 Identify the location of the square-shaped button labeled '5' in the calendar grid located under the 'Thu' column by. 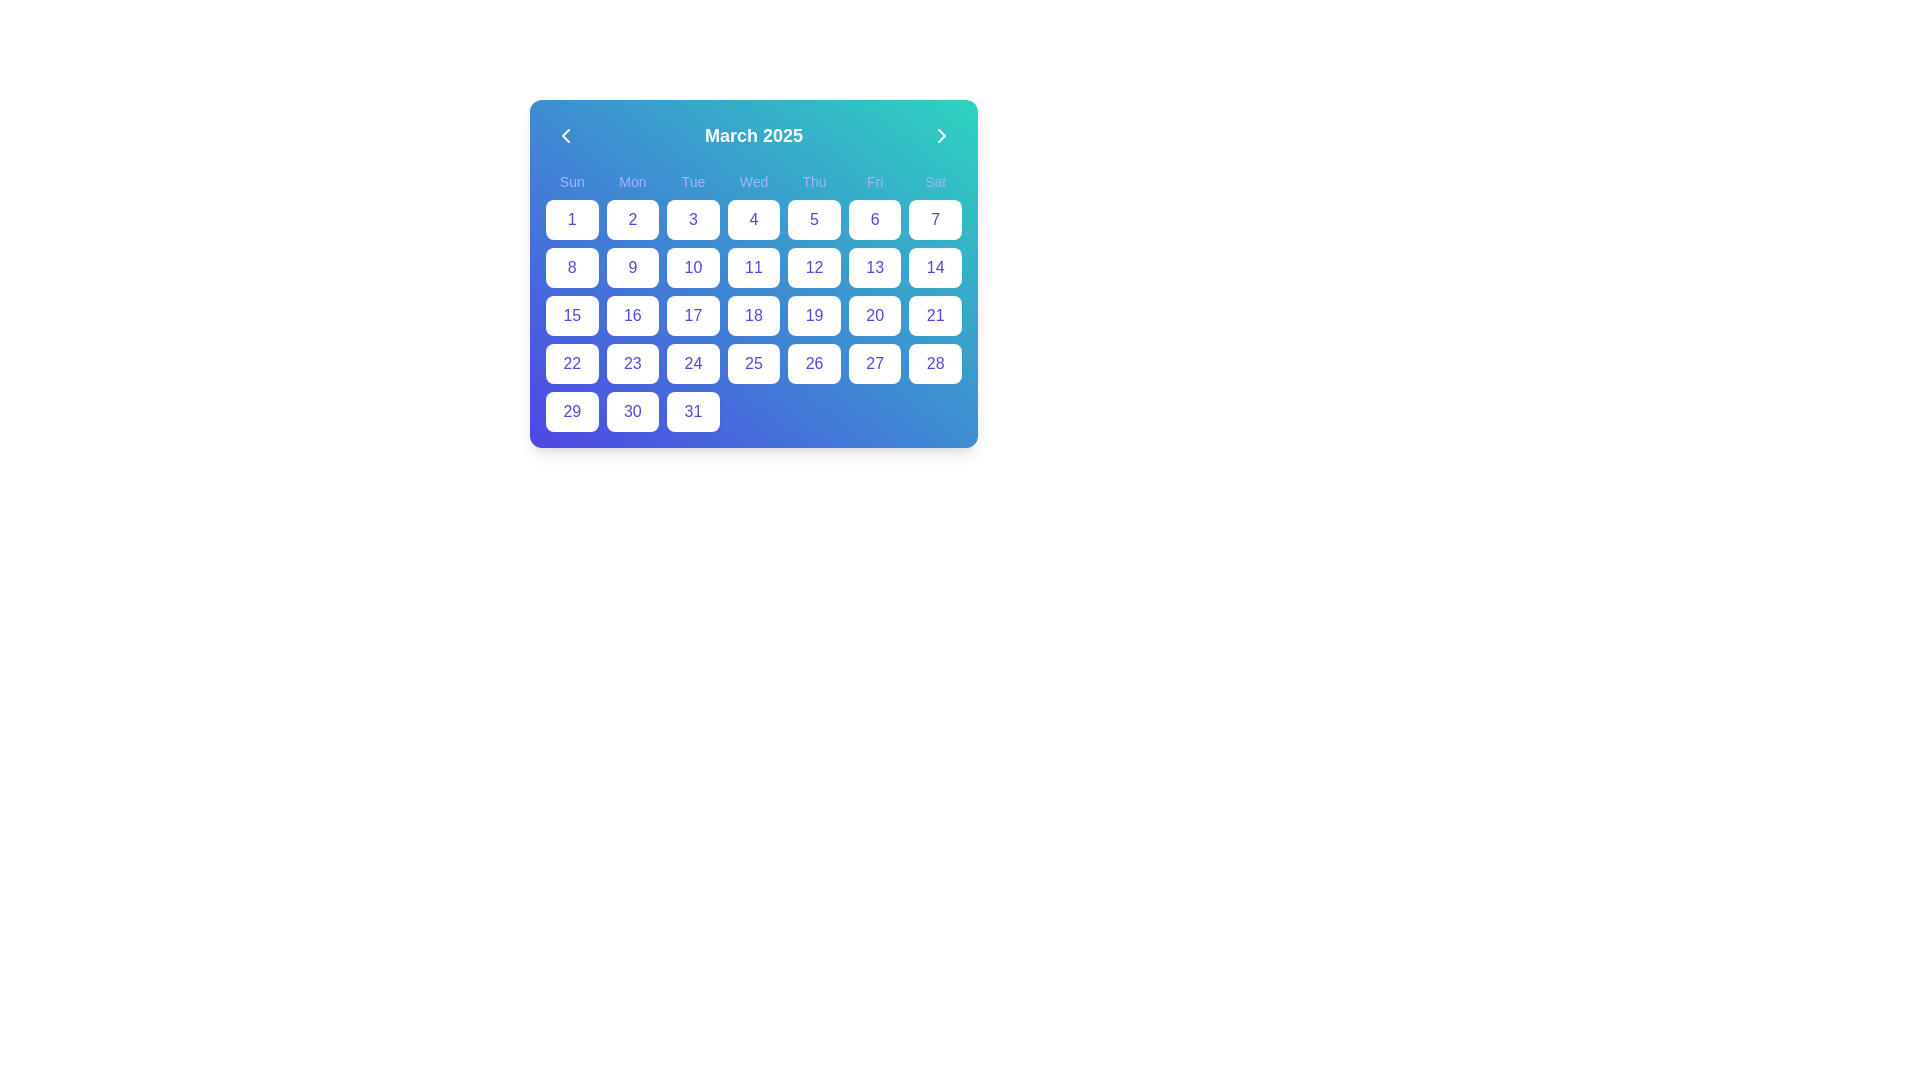
(814, 219).